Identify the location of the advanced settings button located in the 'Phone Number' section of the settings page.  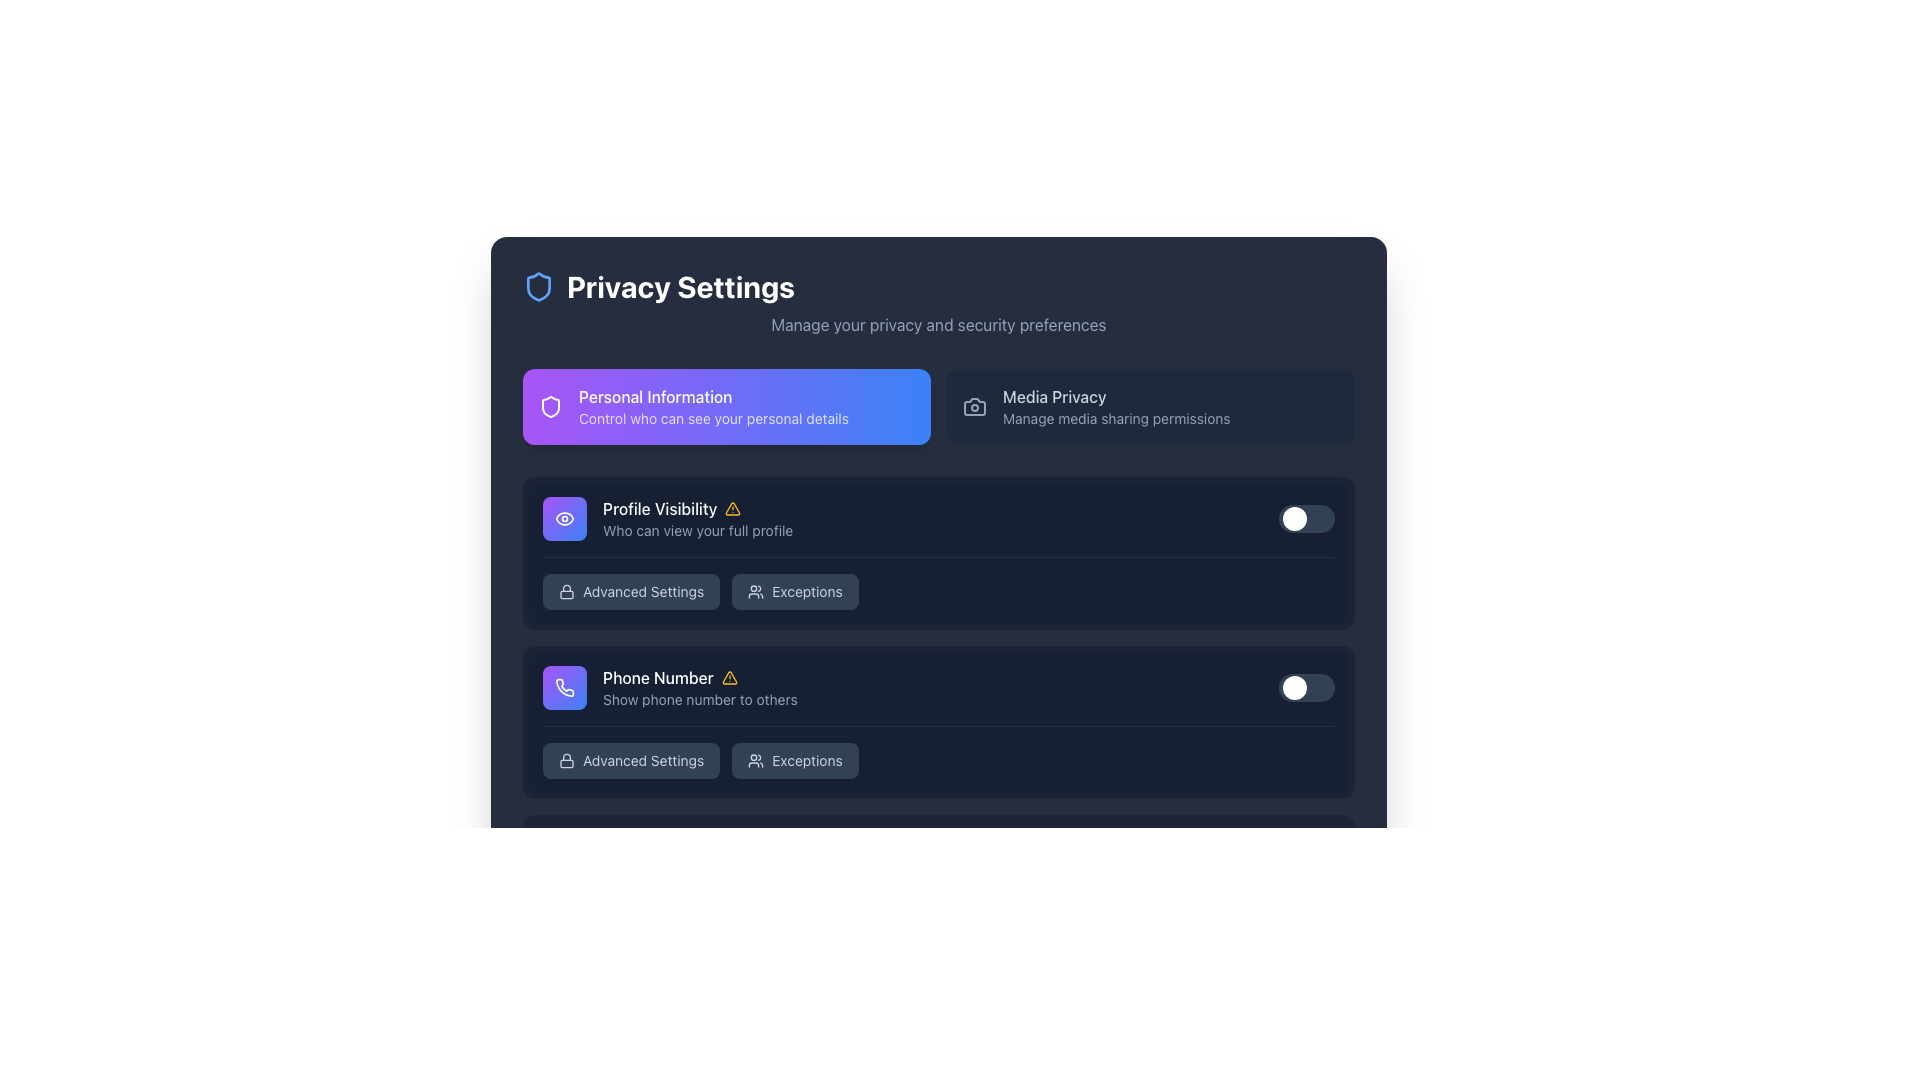
(630, 929).